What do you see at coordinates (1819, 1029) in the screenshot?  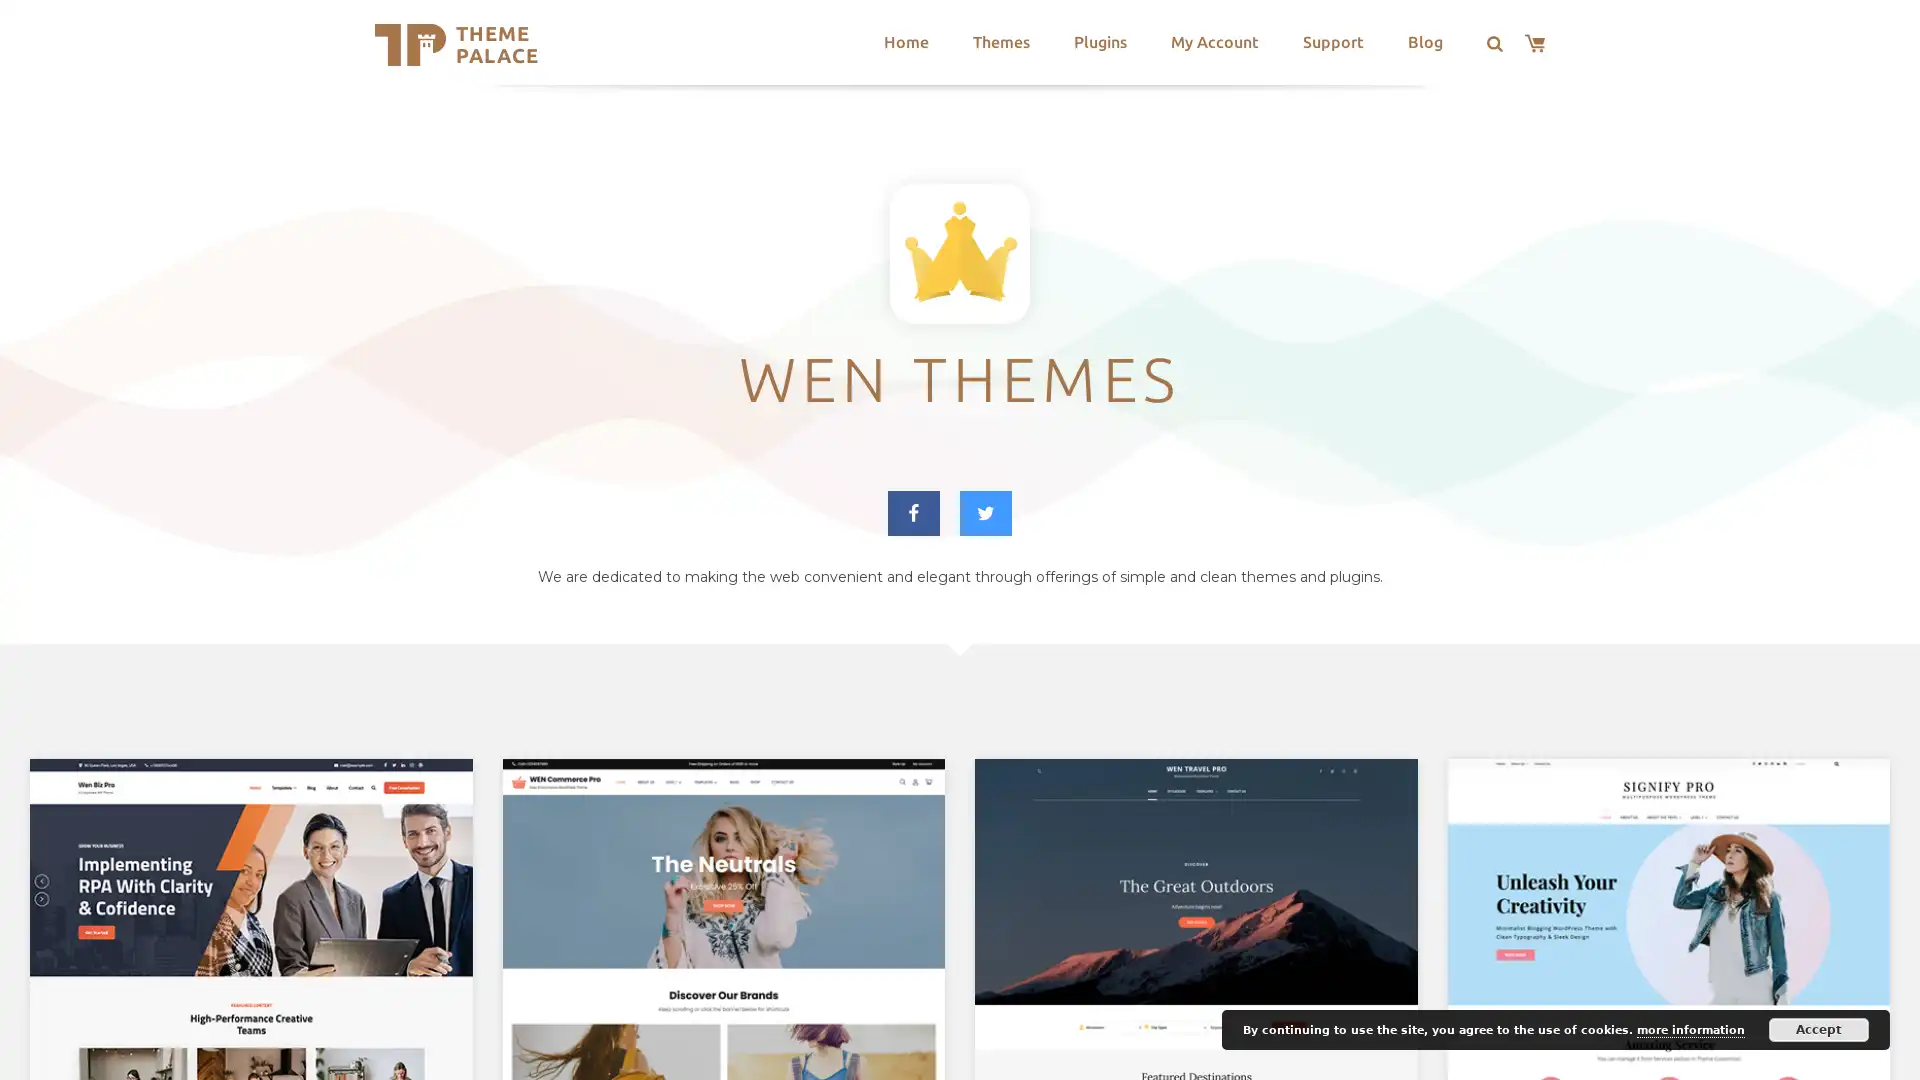 I see `Accept` at bounding box center [1819, 1029].